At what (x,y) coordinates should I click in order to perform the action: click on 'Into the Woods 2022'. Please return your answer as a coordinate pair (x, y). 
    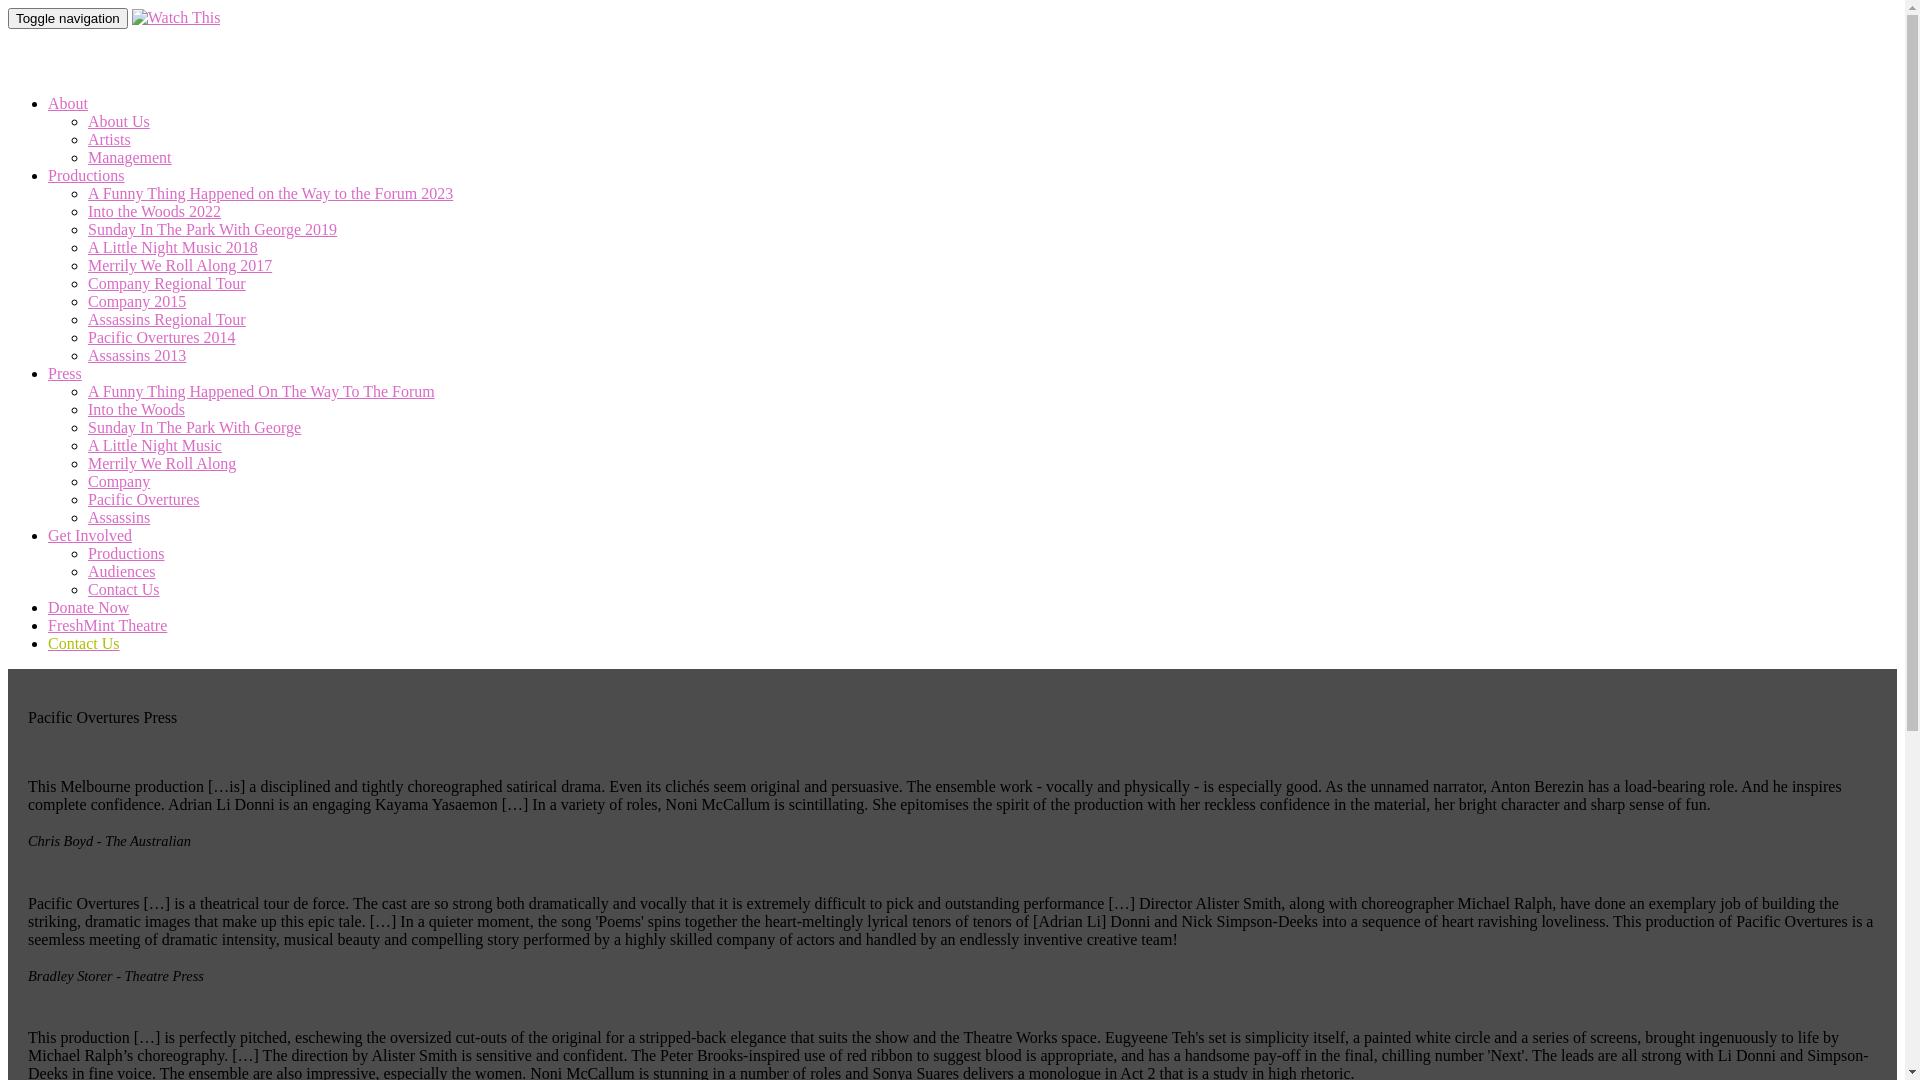
    Looking at the image, I should click on (86, 211).